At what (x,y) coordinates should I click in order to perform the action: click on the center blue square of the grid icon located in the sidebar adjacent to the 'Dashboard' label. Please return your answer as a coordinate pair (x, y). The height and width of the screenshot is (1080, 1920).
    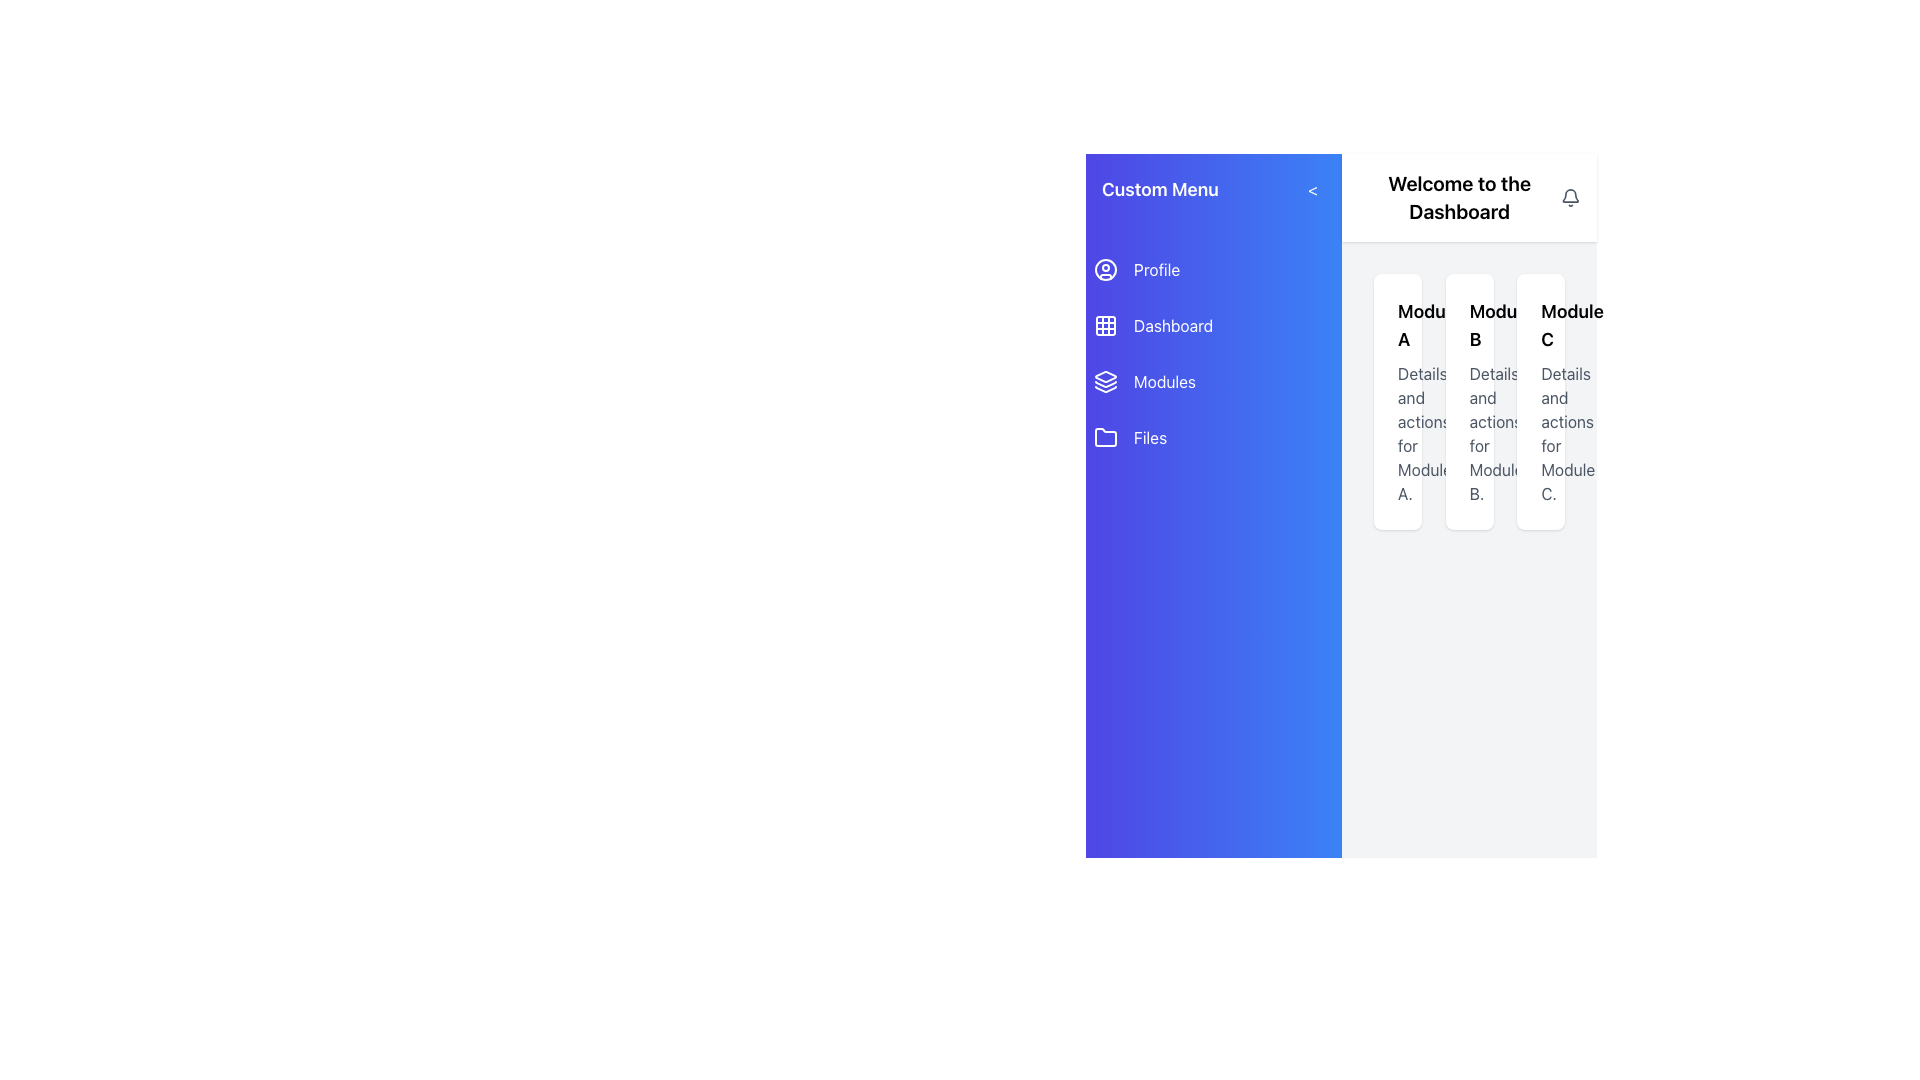
    Looking at the image, I should click on (1104, 325).